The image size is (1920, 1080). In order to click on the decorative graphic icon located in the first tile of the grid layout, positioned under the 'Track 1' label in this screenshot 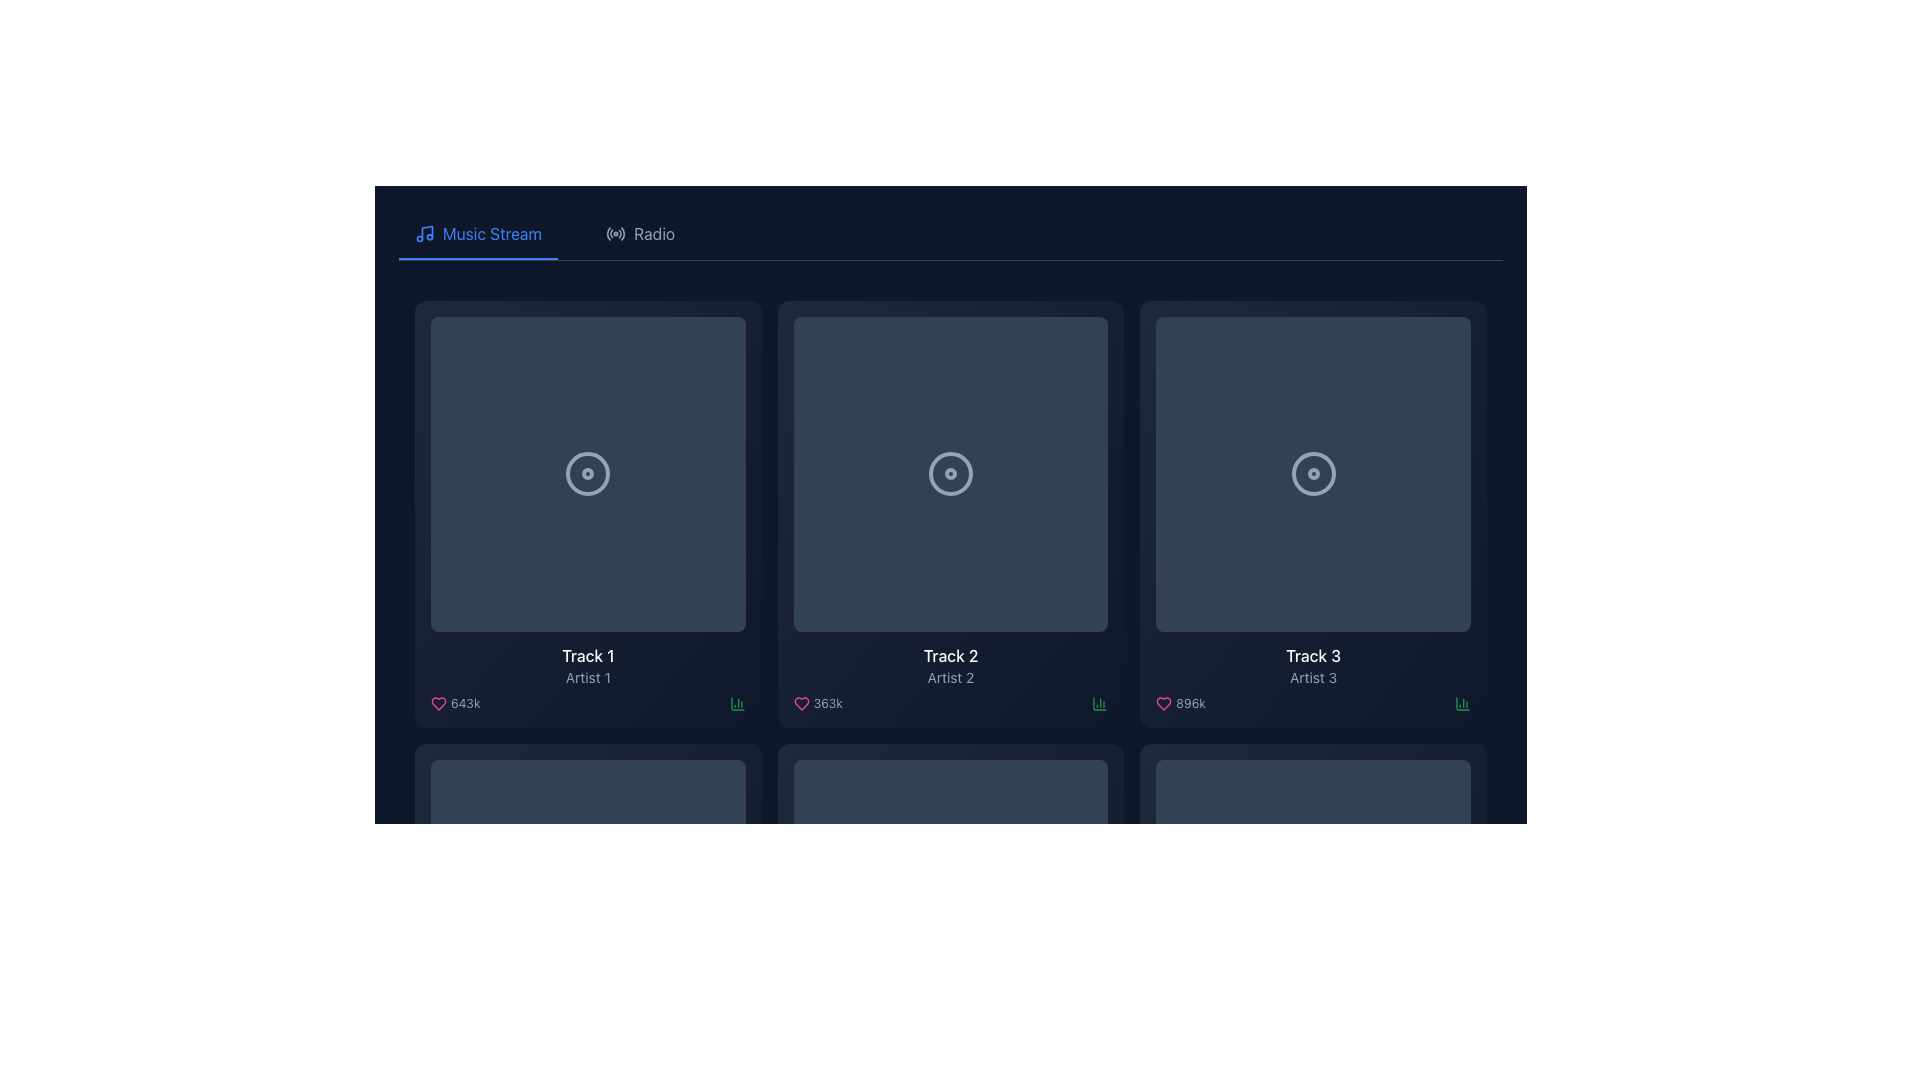, I will do `click(587, 474)`.